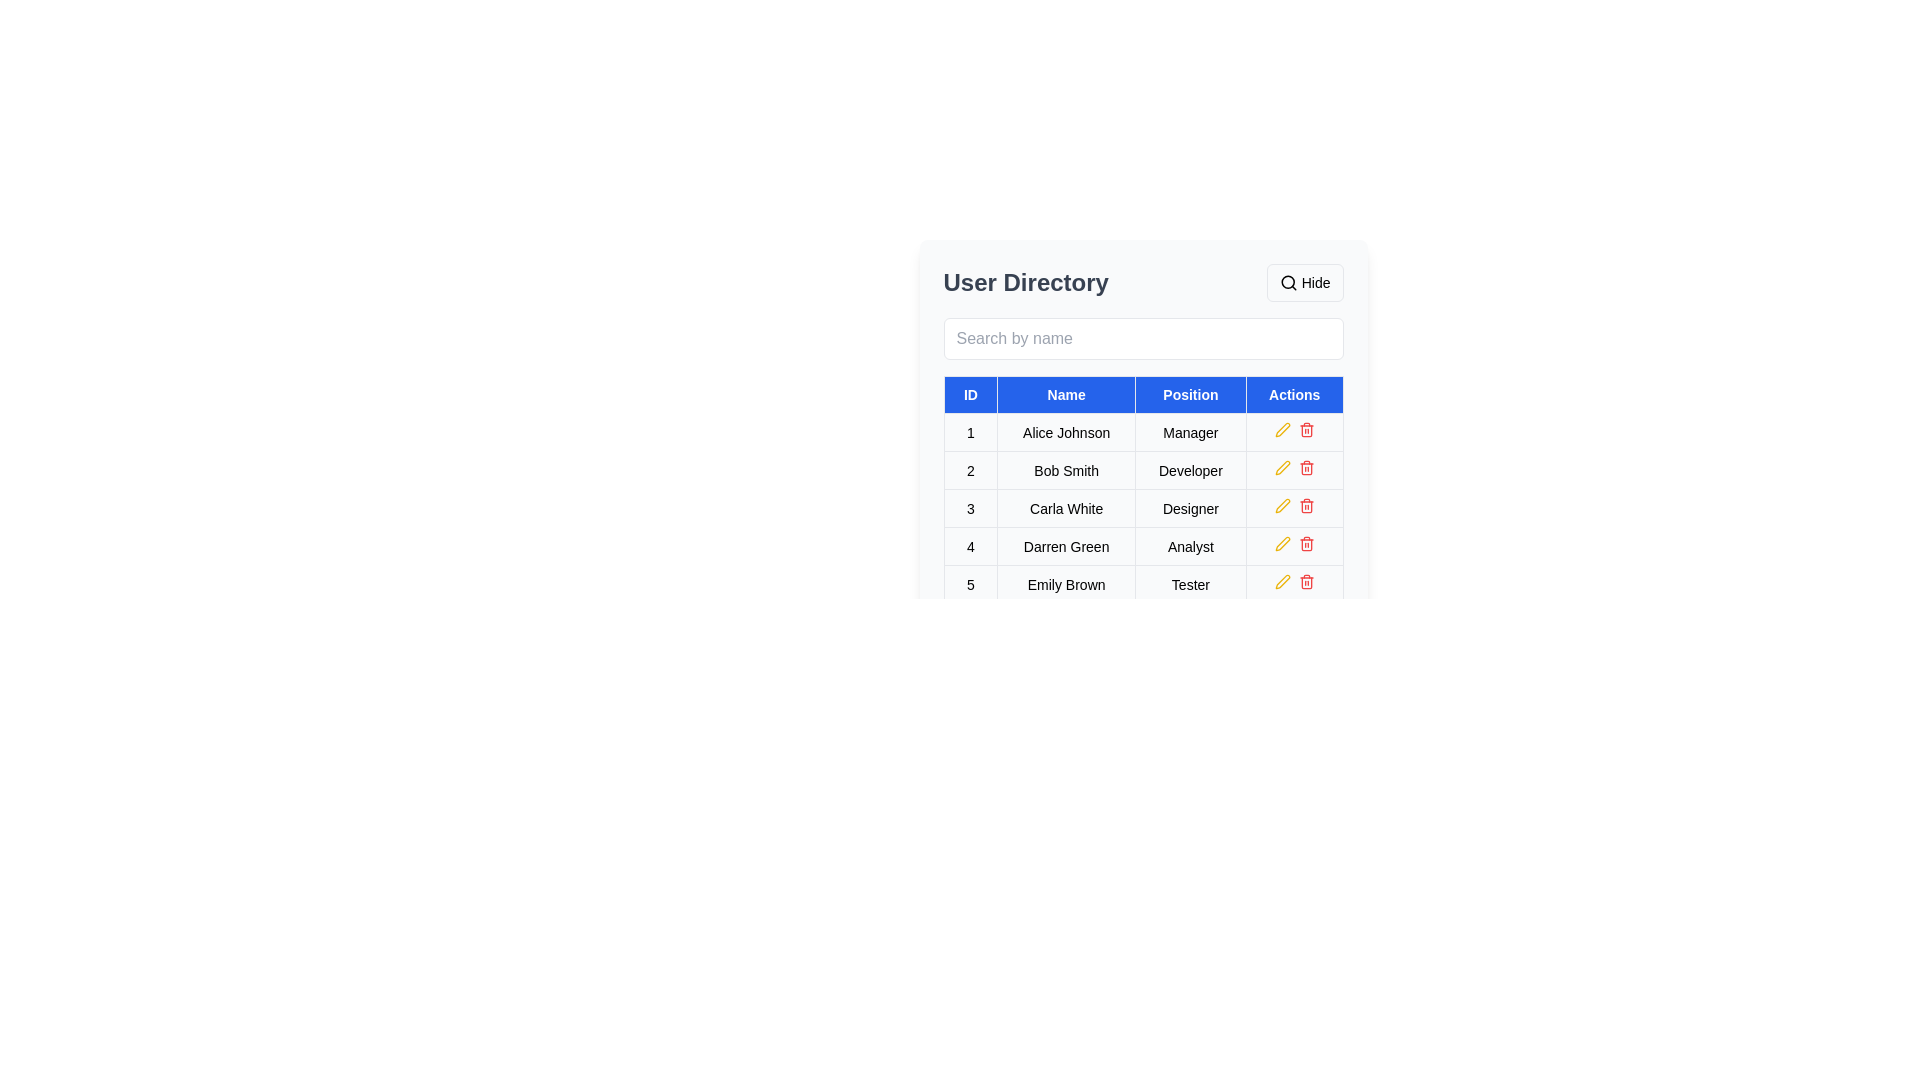  I want to click on the last row of the table representing a user entry with ID '5', so click(1143, 584).